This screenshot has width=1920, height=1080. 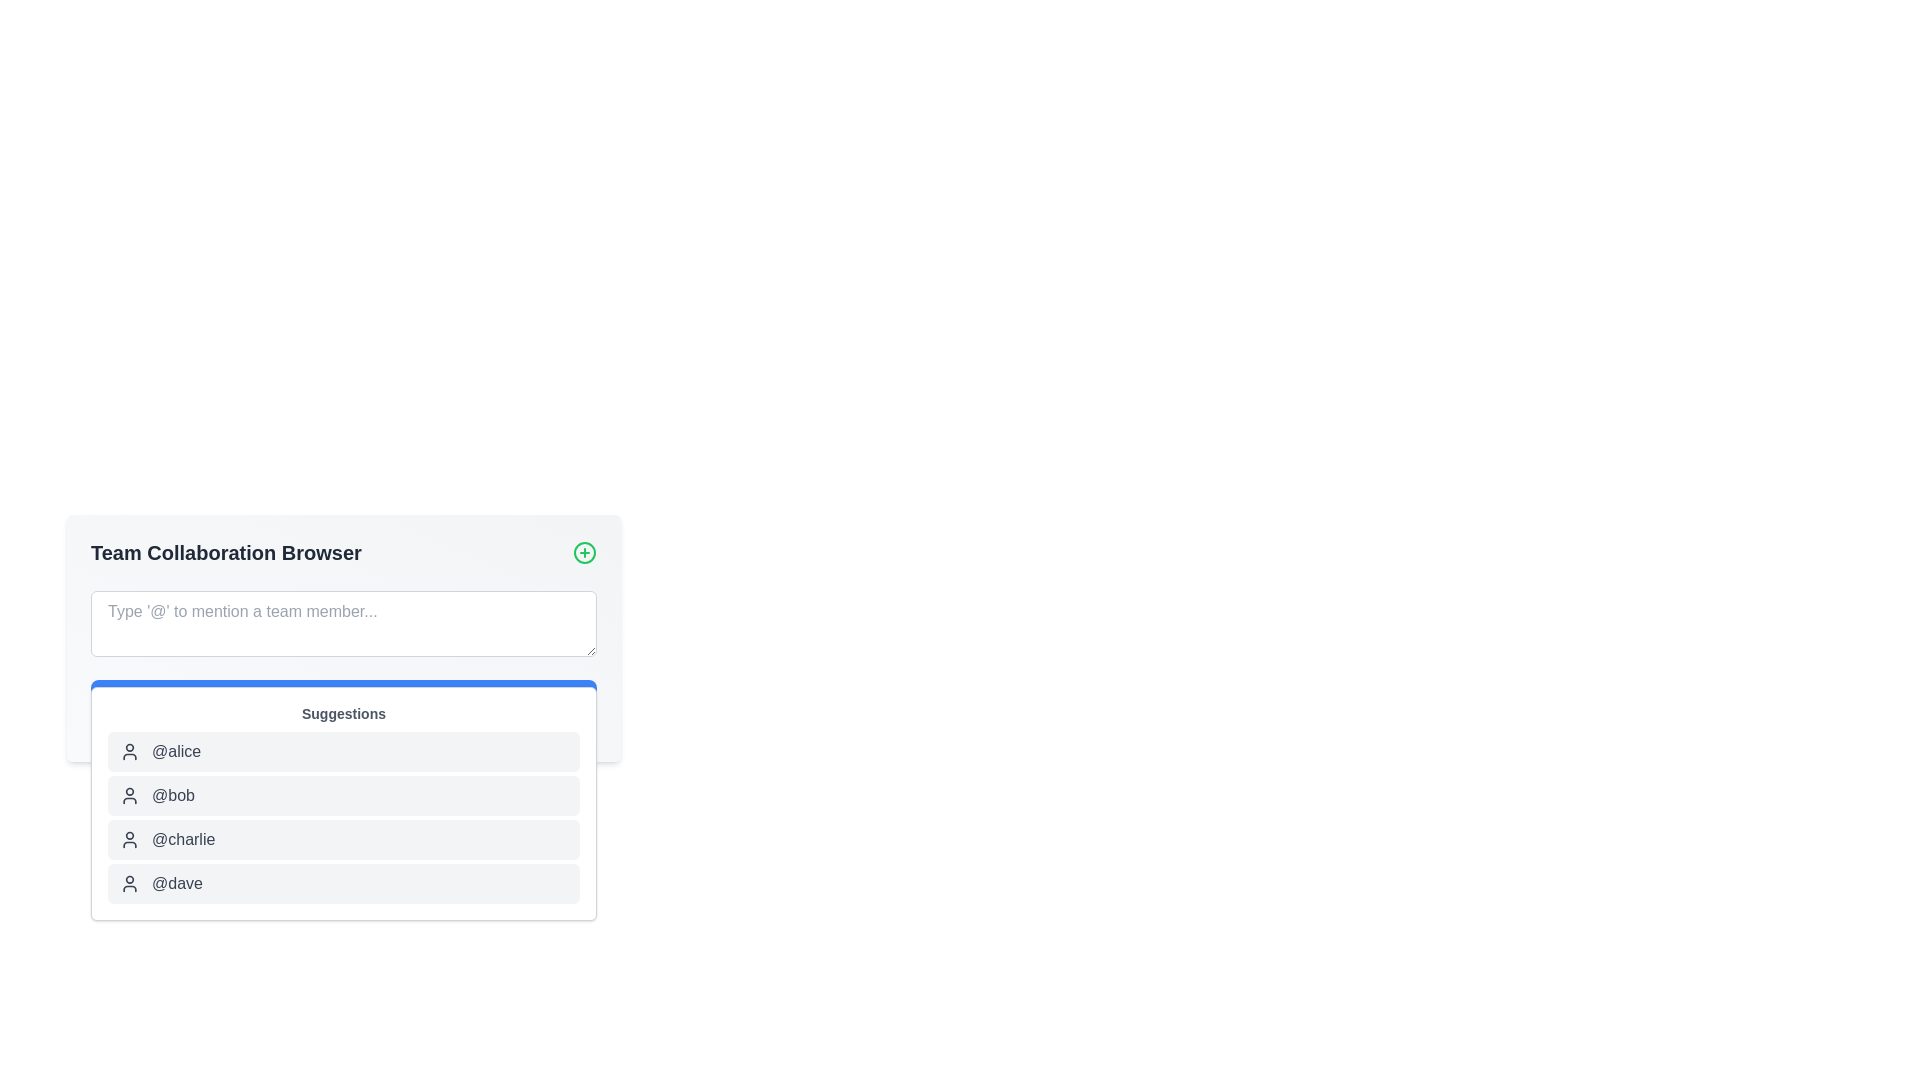 What do you see at coordinates (344, 752) in the screenshot?
I see `the first list entry element that represents the selectable user suggestion '@alice' to fill the input field with this suggestion` at bounding box center [344, 752].